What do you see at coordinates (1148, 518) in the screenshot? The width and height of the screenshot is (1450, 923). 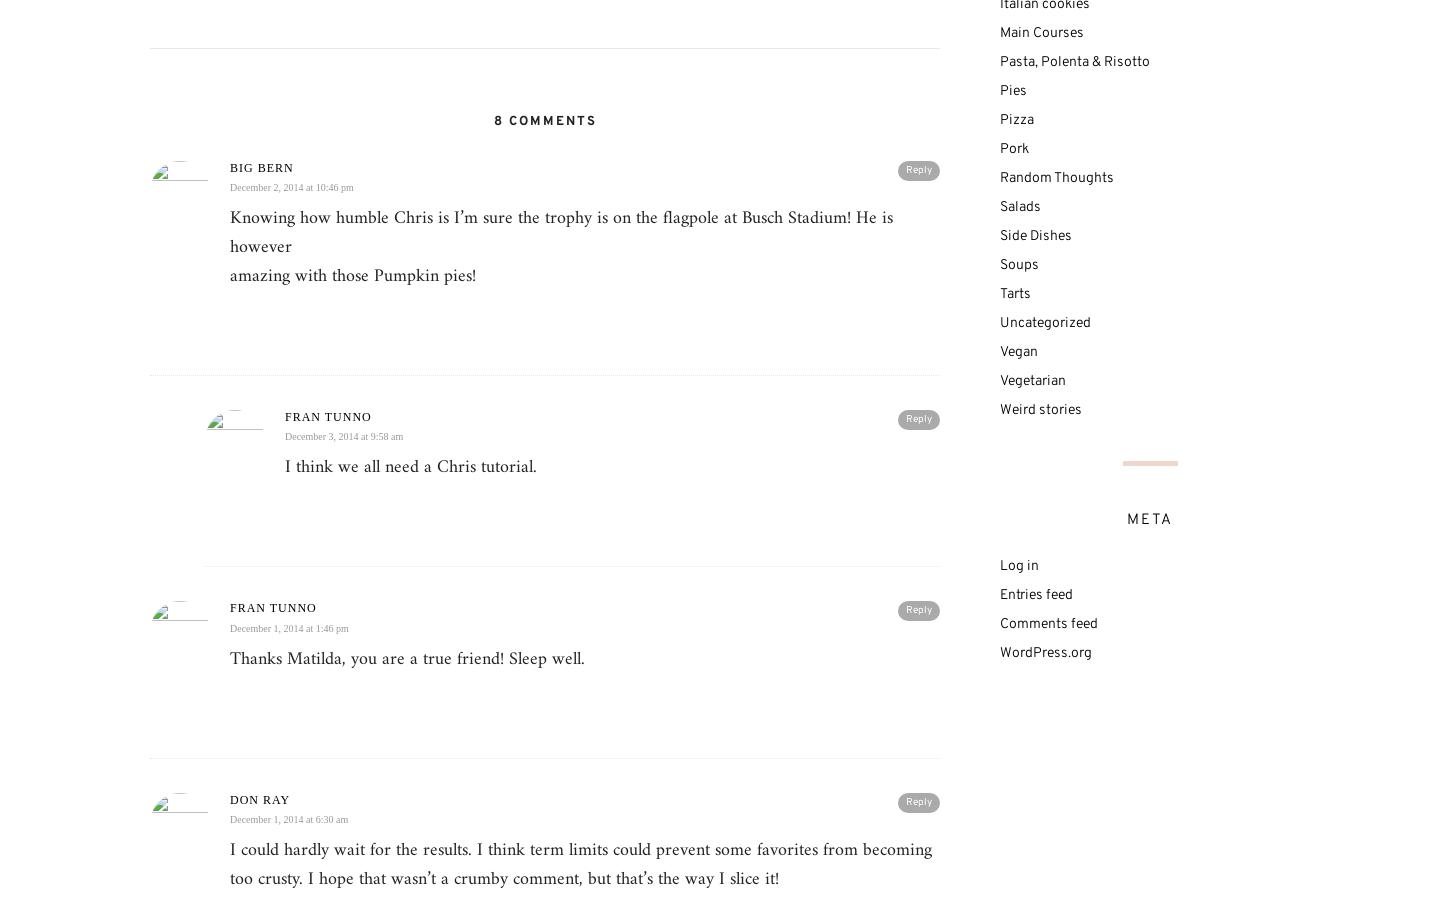 I see `'Meta'` at bounding box center [1148, 518].